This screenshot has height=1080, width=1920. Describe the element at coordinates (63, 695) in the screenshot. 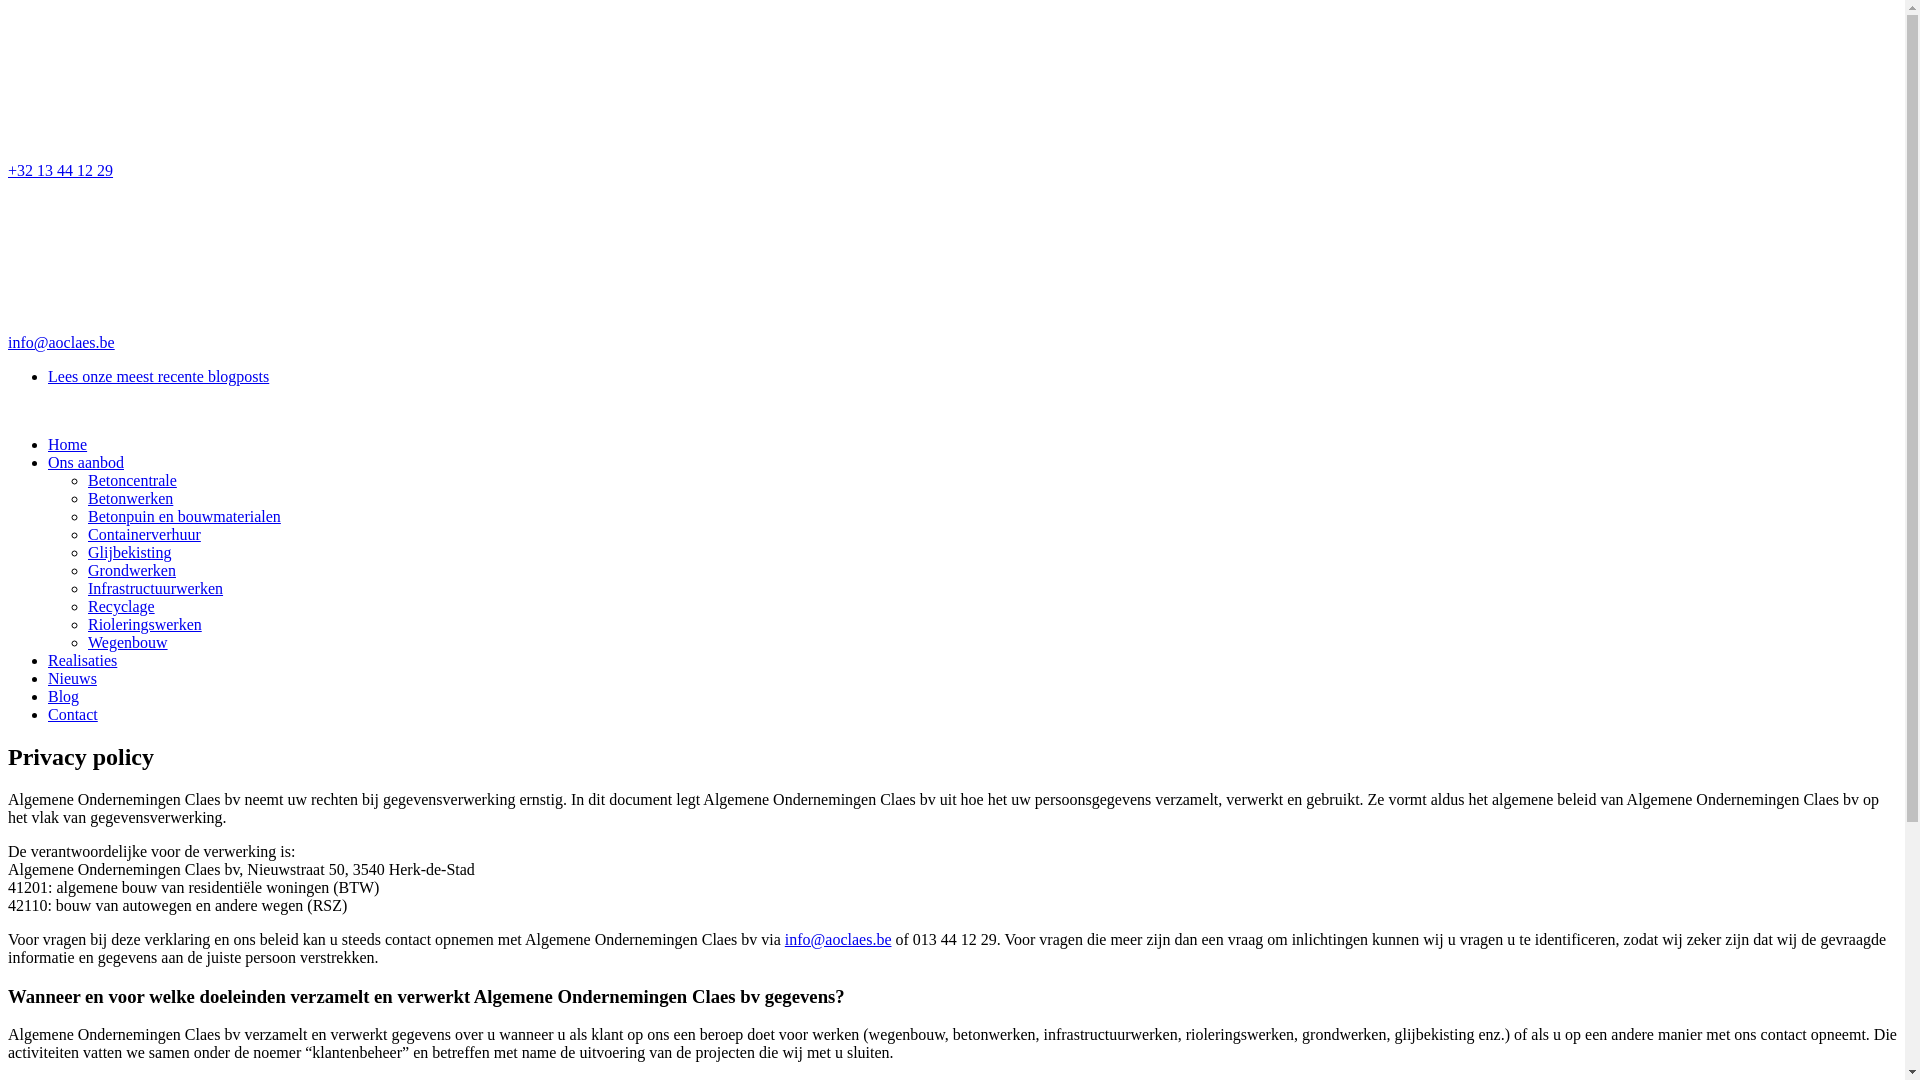

I see `'Blog'` at that location.